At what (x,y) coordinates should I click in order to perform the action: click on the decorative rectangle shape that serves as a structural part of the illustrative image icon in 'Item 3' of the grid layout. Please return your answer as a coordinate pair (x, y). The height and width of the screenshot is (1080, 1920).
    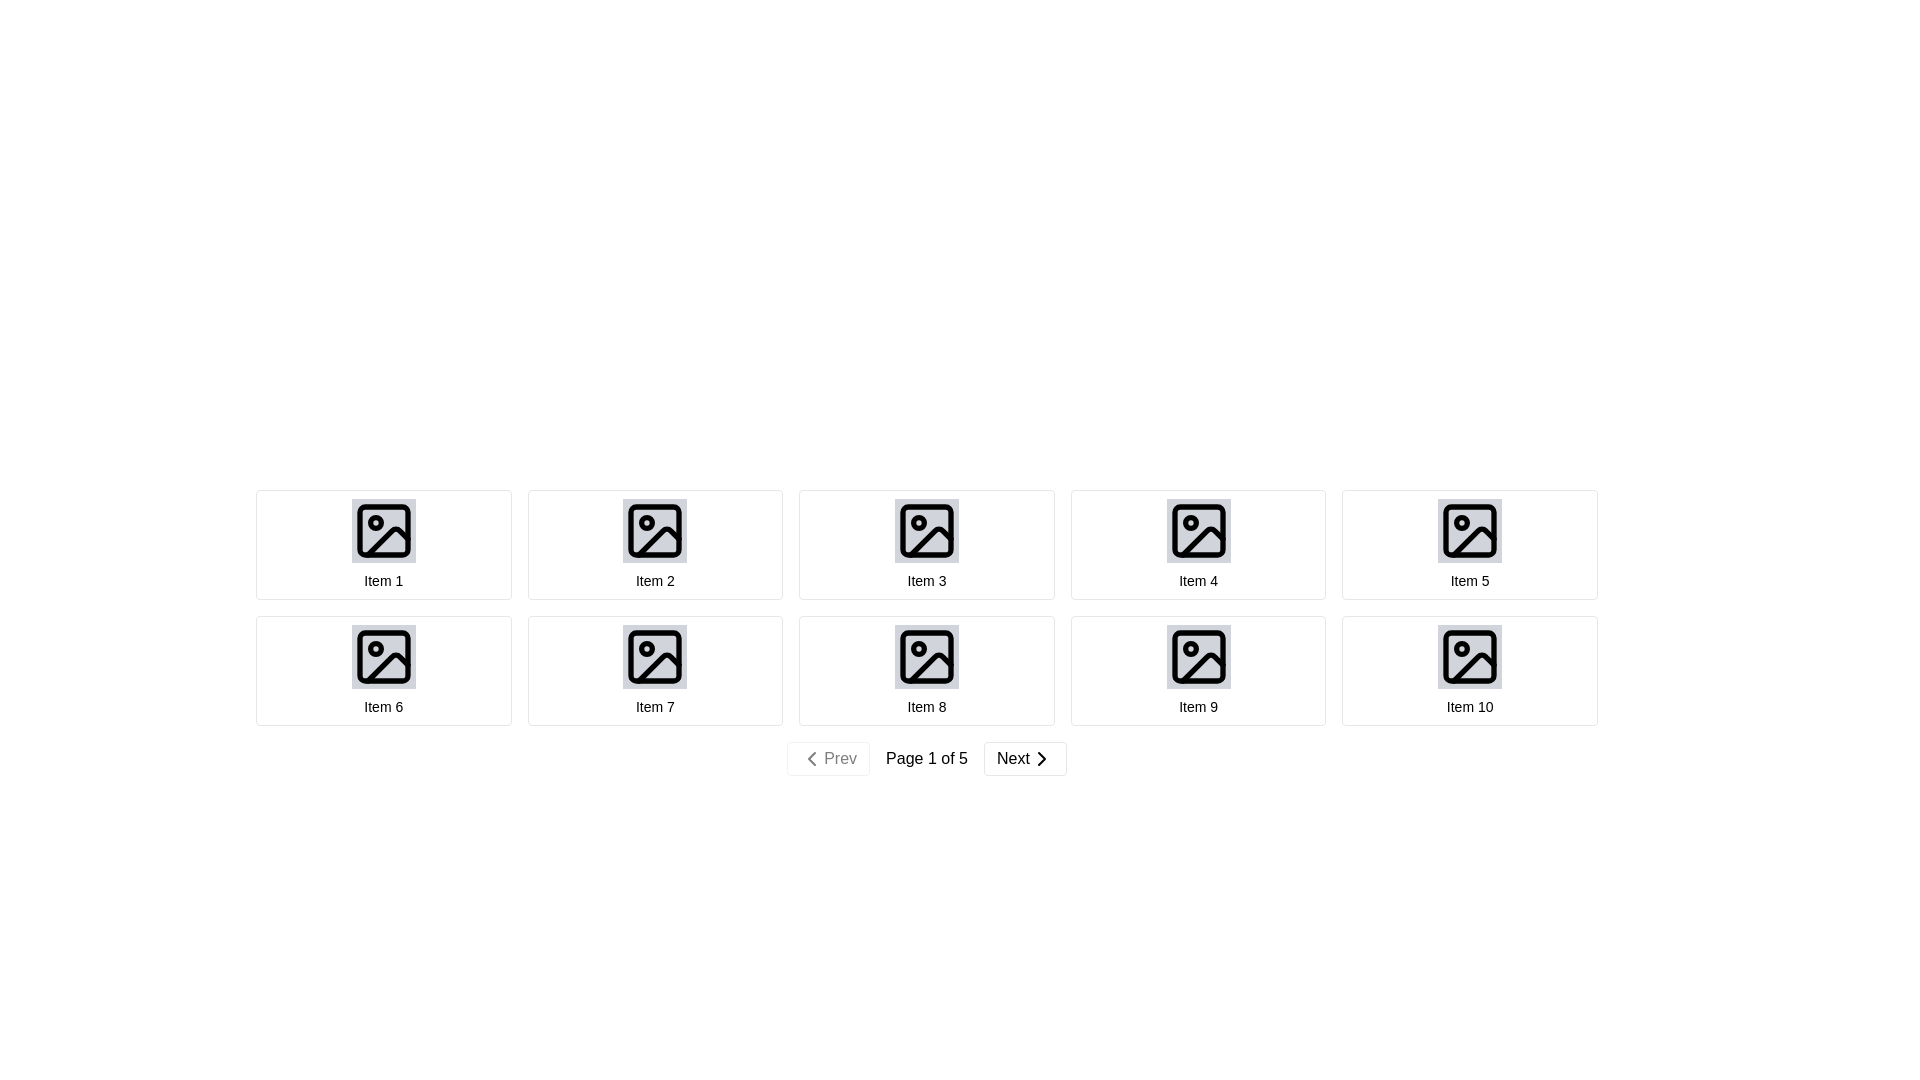
    Looking at the image, I should click on (925, 530).